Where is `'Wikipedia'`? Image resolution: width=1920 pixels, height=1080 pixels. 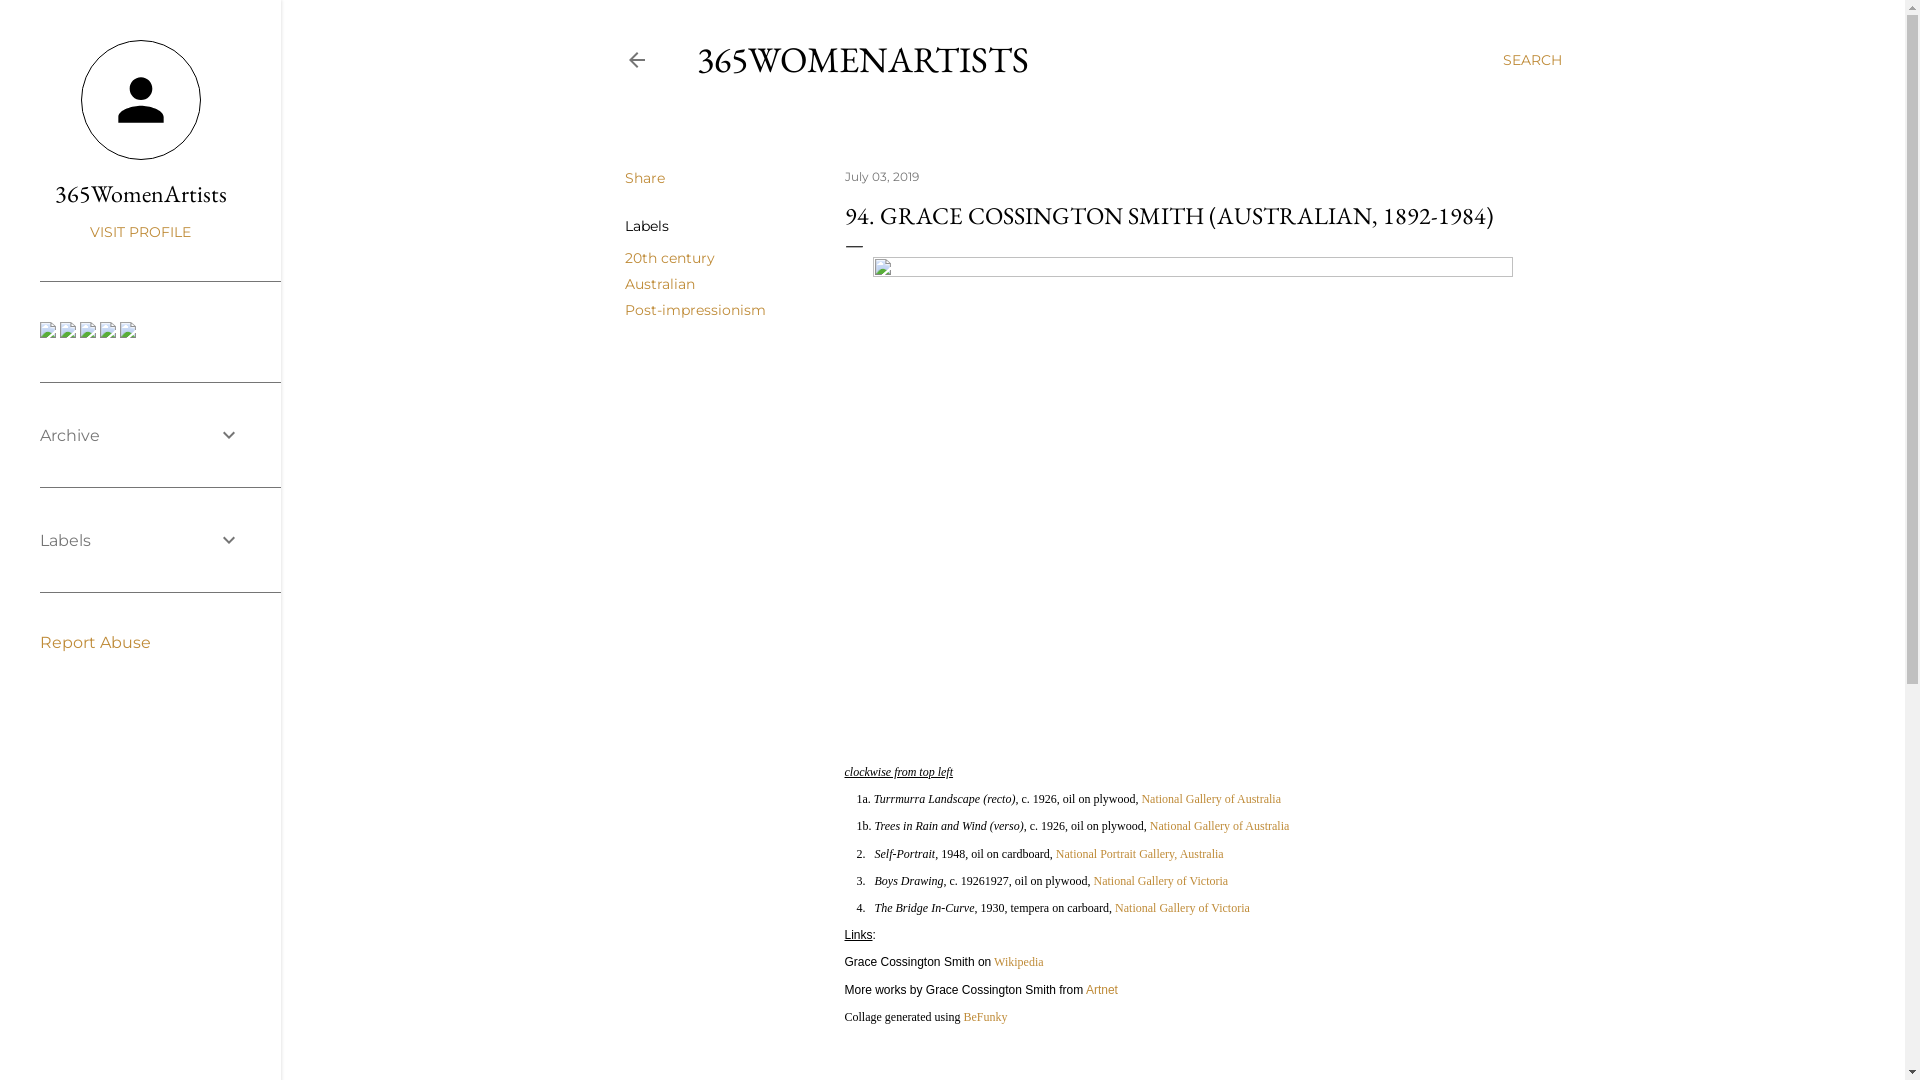 'Wikipedia' is located at coordinates (1018, 960).